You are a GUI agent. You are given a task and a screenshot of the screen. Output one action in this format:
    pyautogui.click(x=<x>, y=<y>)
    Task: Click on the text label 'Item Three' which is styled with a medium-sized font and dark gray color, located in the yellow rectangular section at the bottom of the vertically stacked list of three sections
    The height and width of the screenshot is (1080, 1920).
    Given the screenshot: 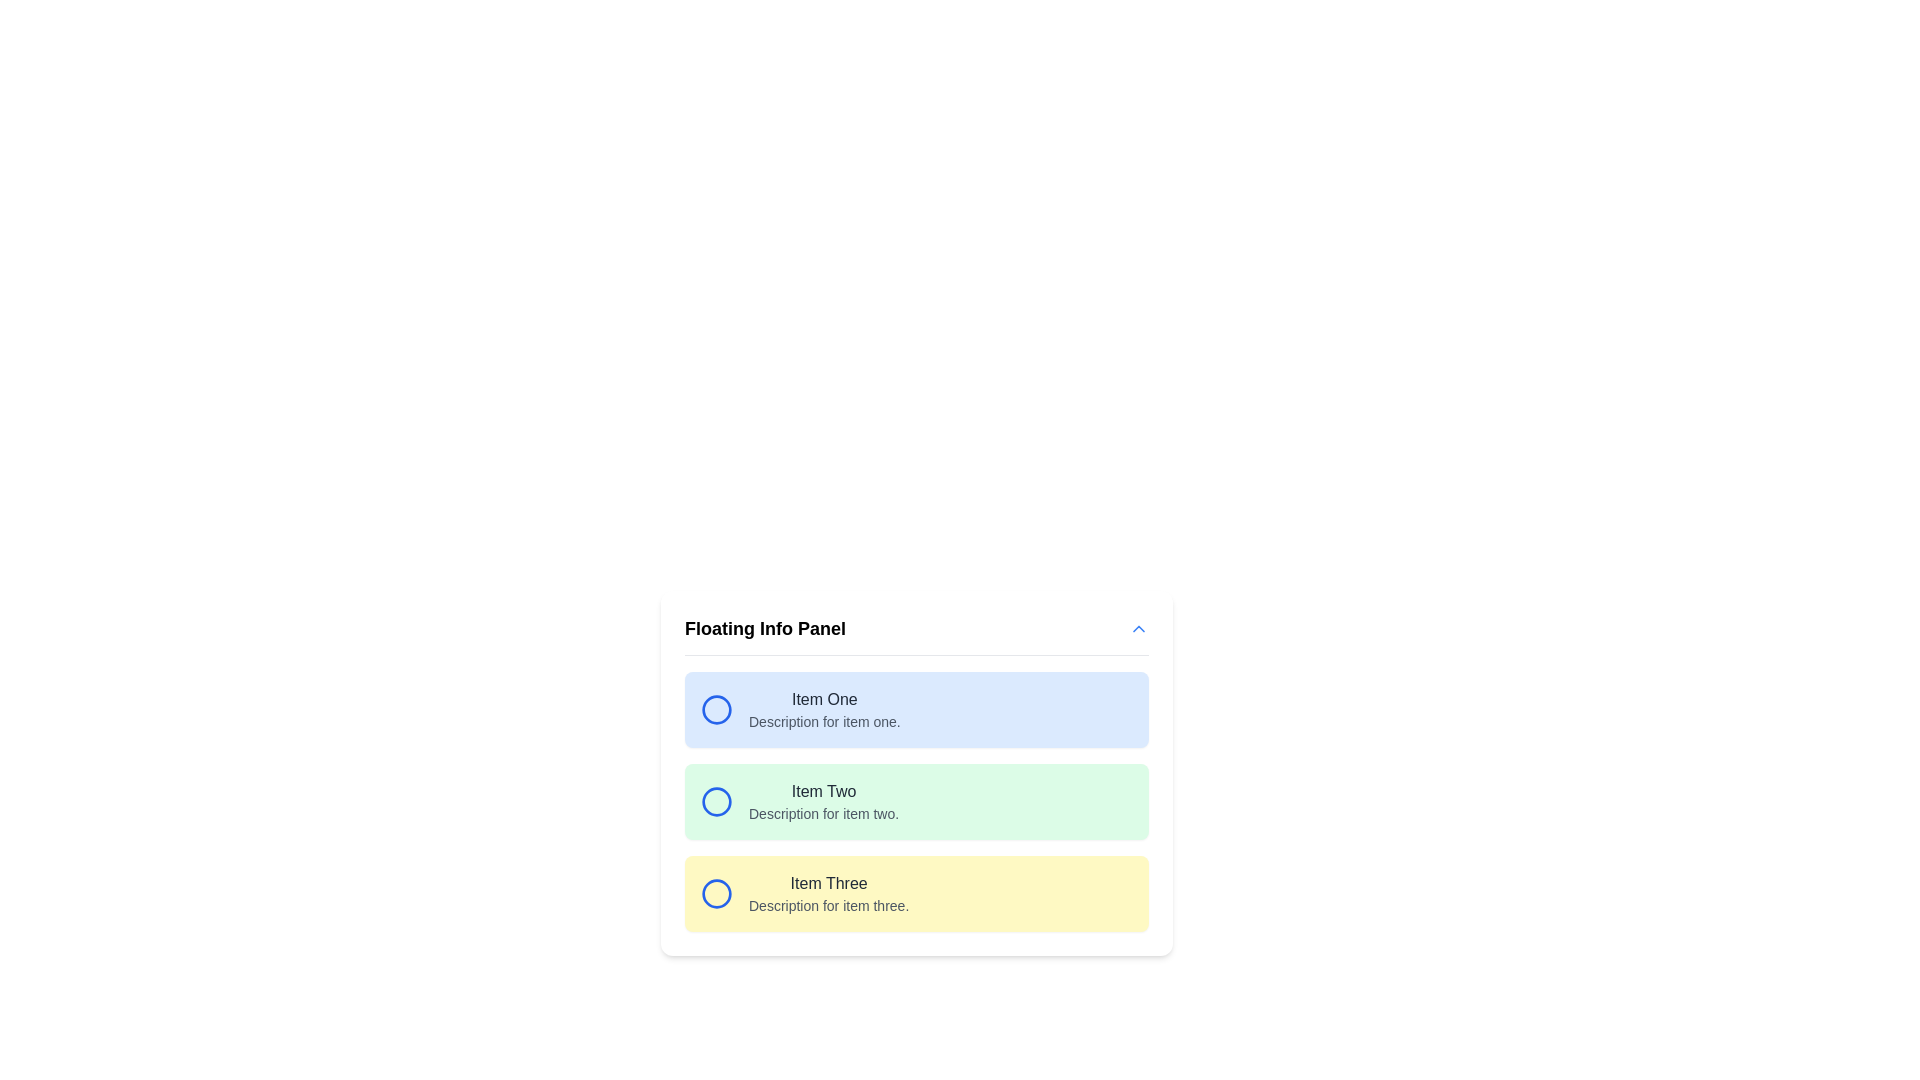 What is the action you would take?
    pyautogui.click(x=829, y=882)
    